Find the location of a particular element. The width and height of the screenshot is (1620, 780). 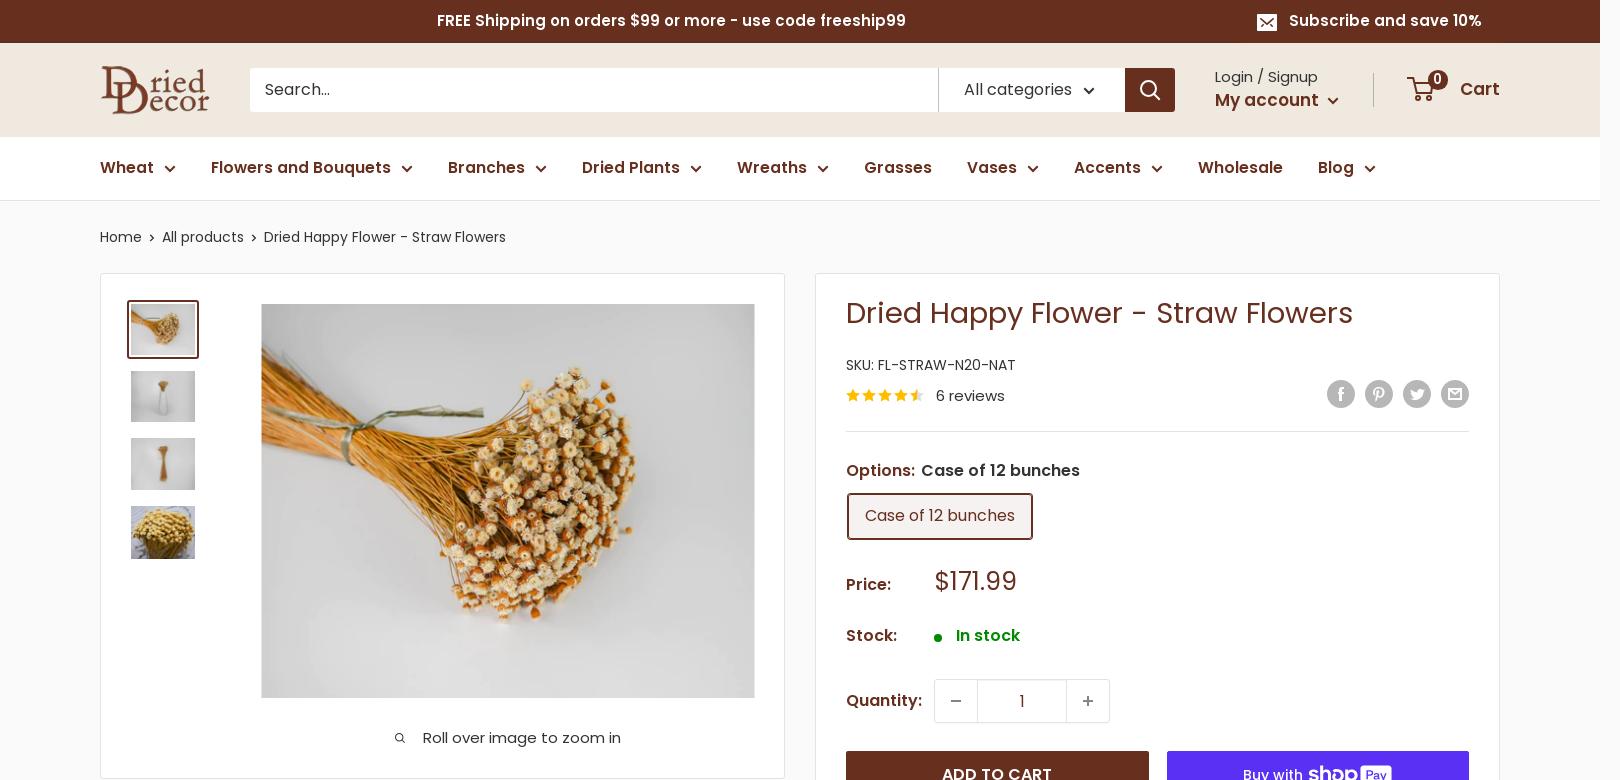

'Preserved Leaves' is located at coordinates (1148, 299).